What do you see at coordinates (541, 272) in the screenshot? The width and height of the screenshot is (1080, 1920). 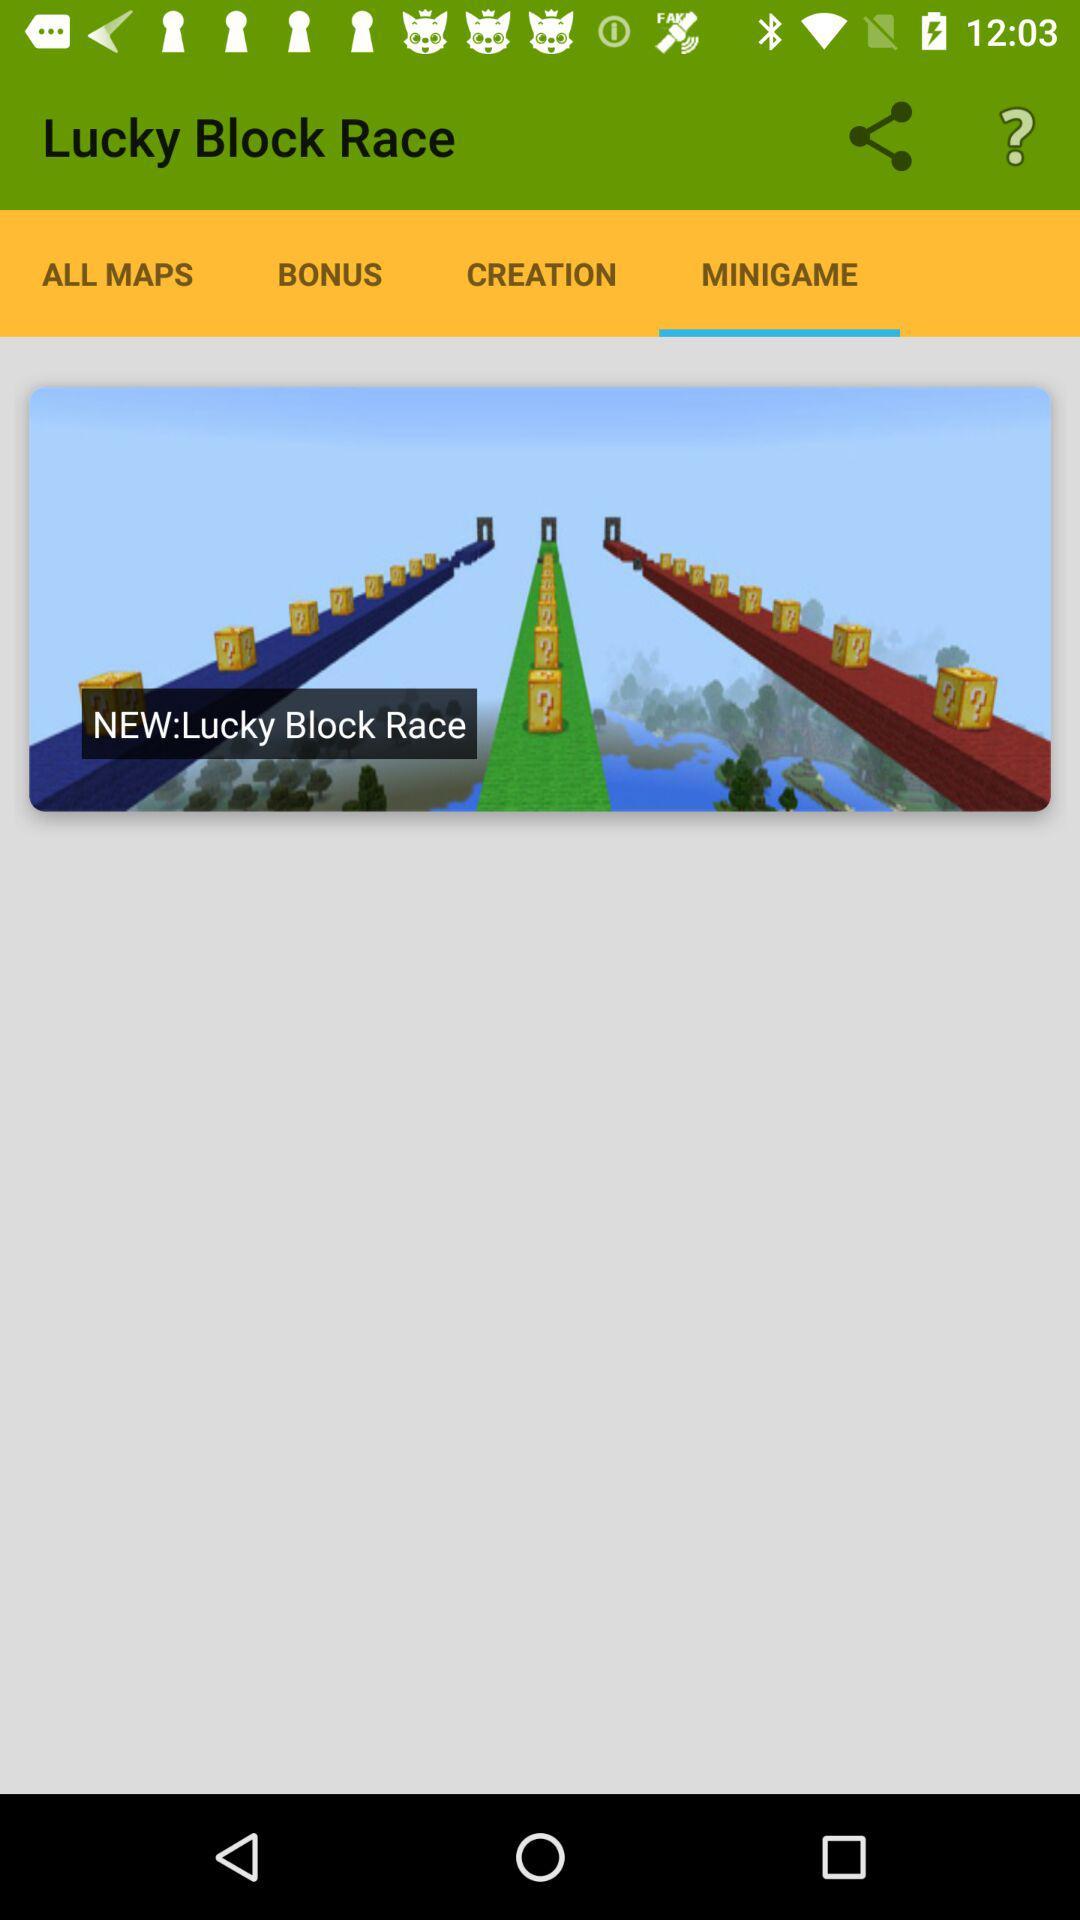 I see `app next to bonus app` at bounding box center [541, 272].